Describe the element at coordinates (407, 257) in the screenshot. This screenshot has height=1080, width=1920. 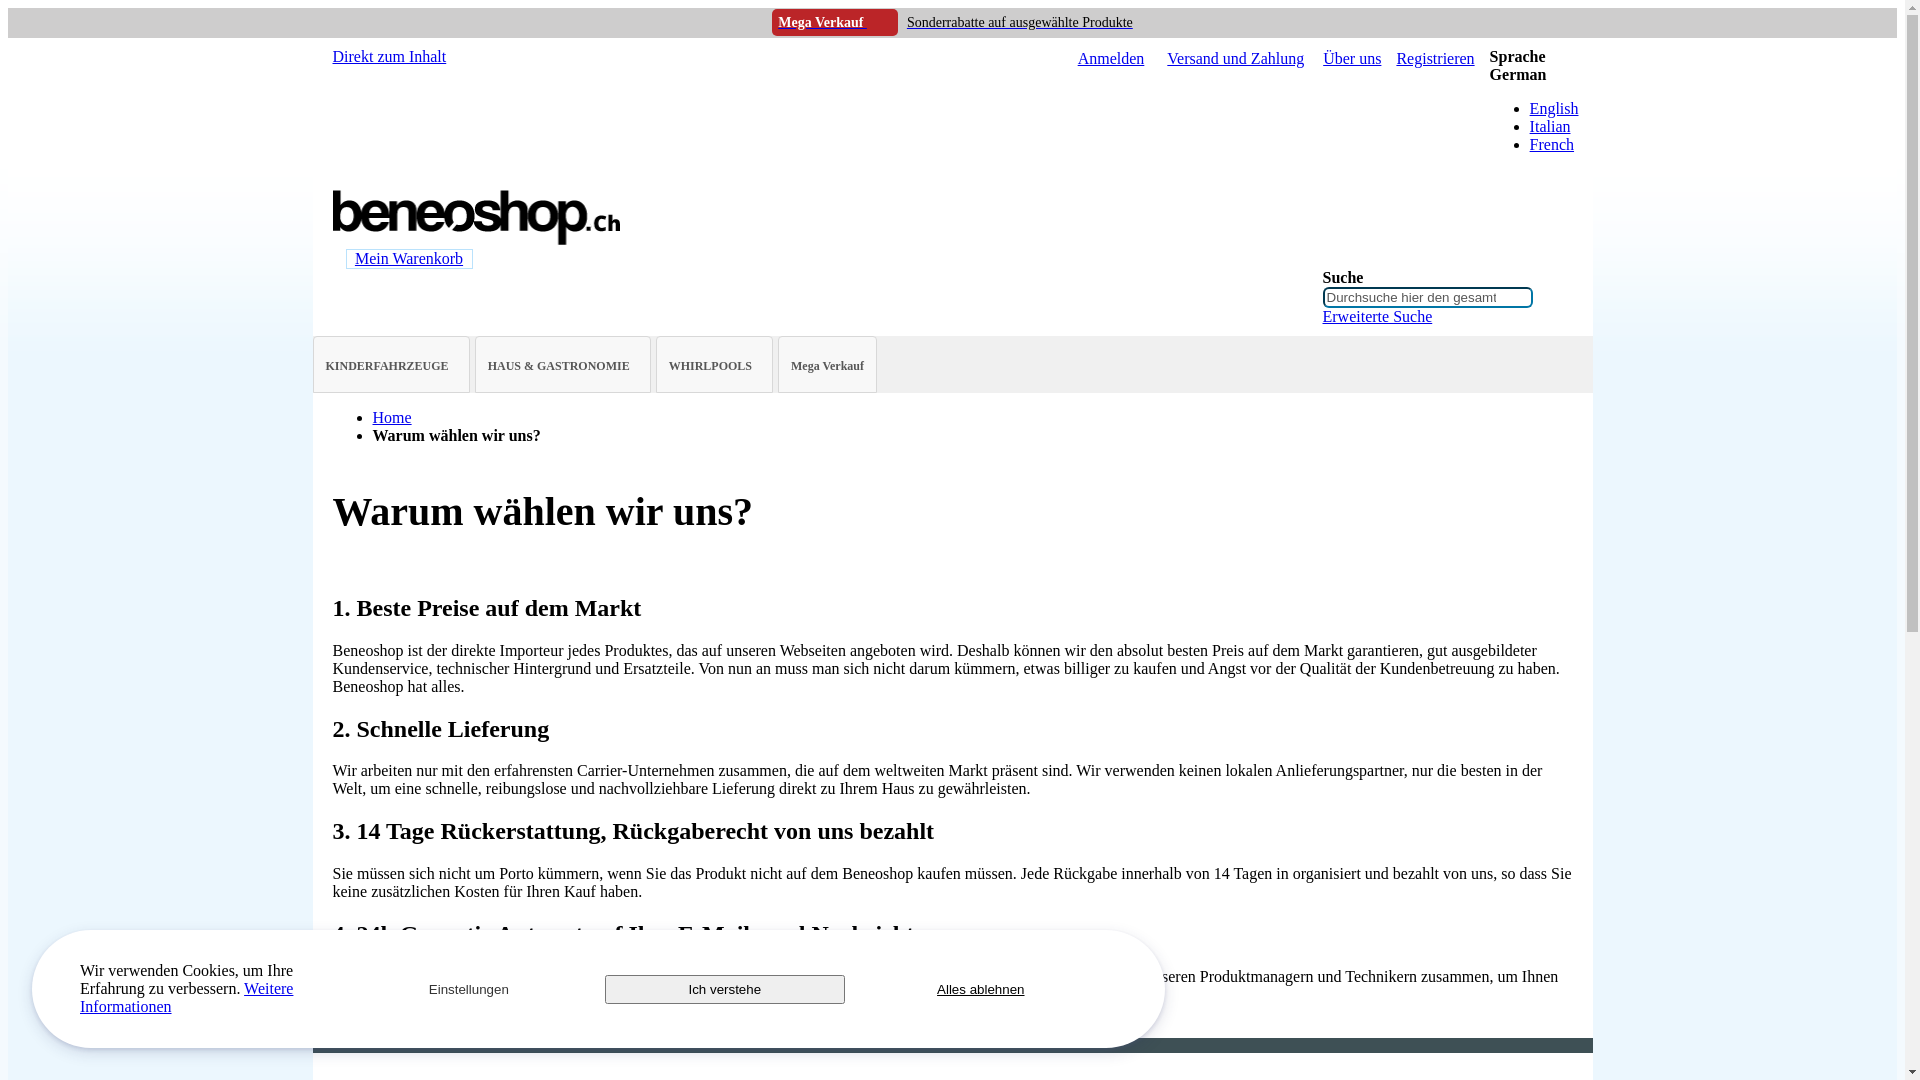
I see `'Mein Warenkorb'` at that location.